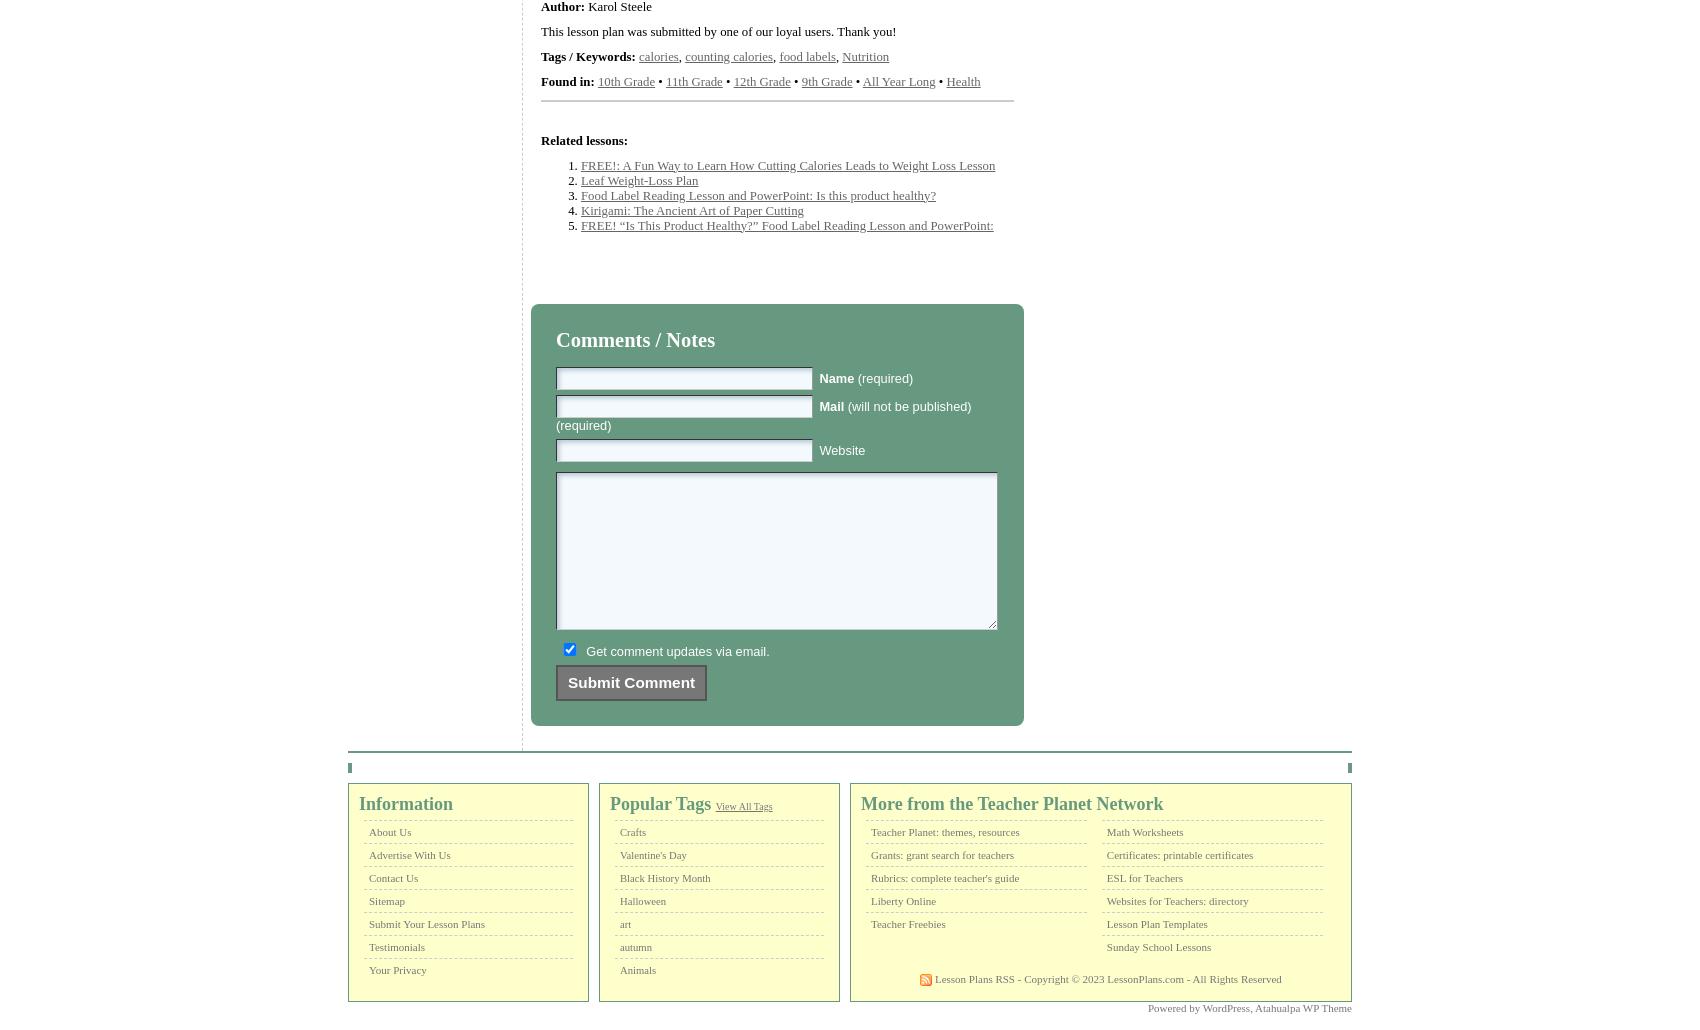 This screenshot has height=1030, width=1700. I want to click on 'Atahualpa WP Theme', so click(1253, 1006).